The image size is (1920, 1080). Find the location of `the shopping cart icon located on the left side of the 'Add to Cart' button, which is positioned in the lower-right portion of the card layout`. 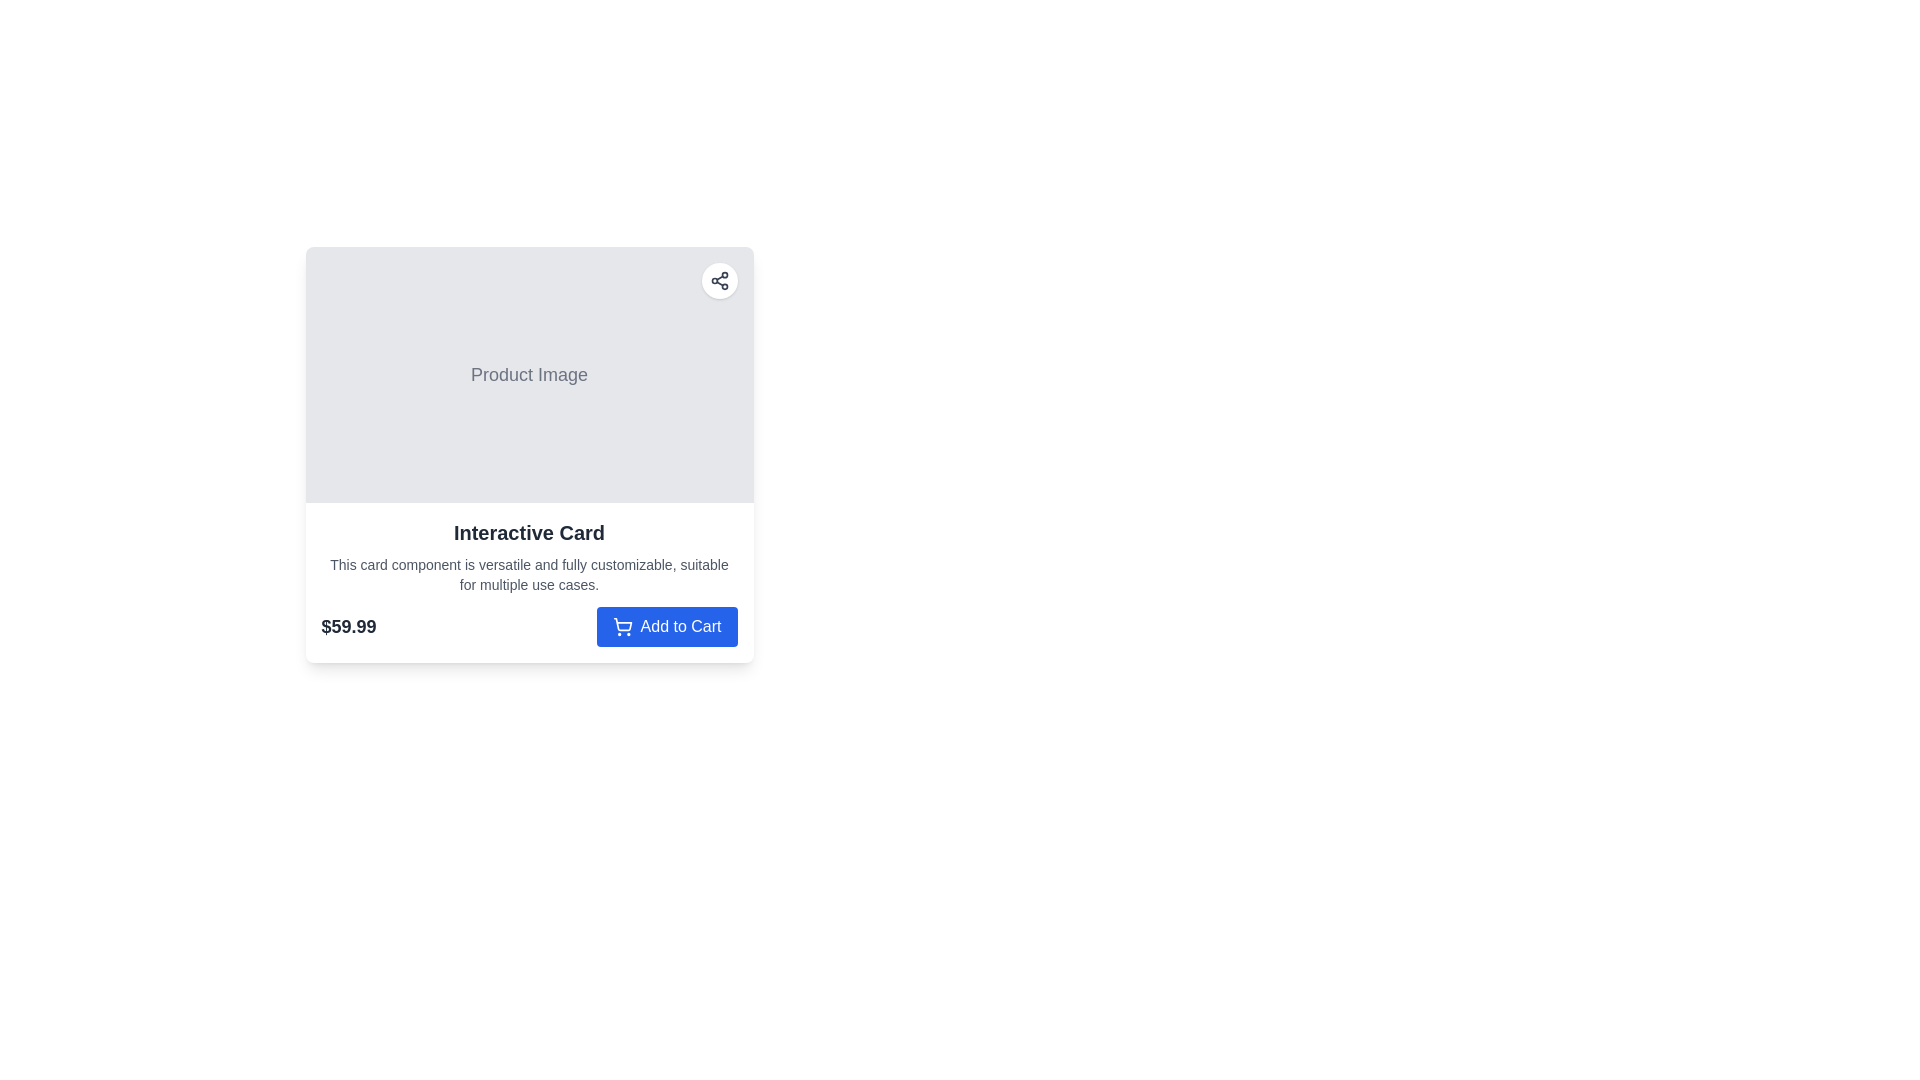

the shopping cart icon located on the left side of the 'Add to Cart' button, which is positioned in the lower-right portion of the card layout is located at coordinates (621, 626).